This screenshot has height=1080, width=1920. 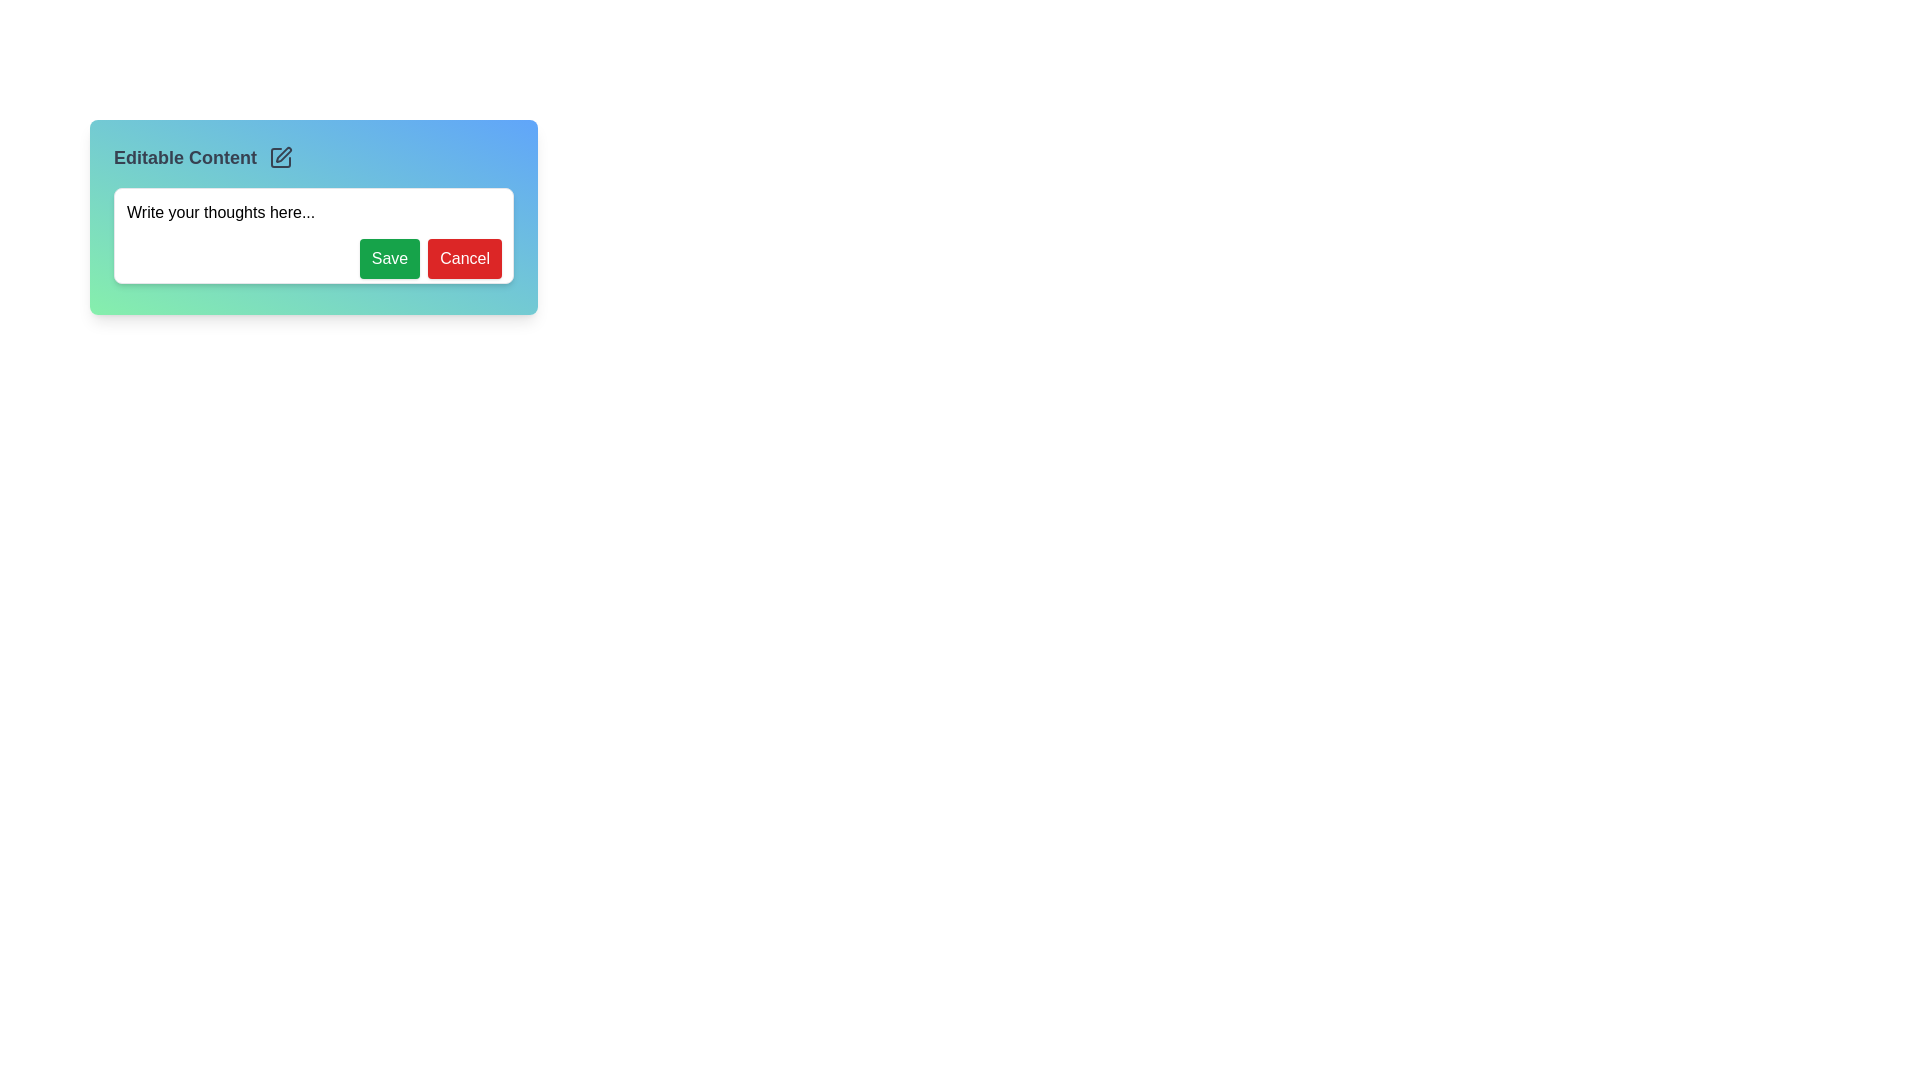 What do you see at coordinates (282, 153) in the screenshot?
I see `the edit icon located in the top-right corner of the card labeled 'Editable Content' to initiate editing` at bounding box center [282, 153].